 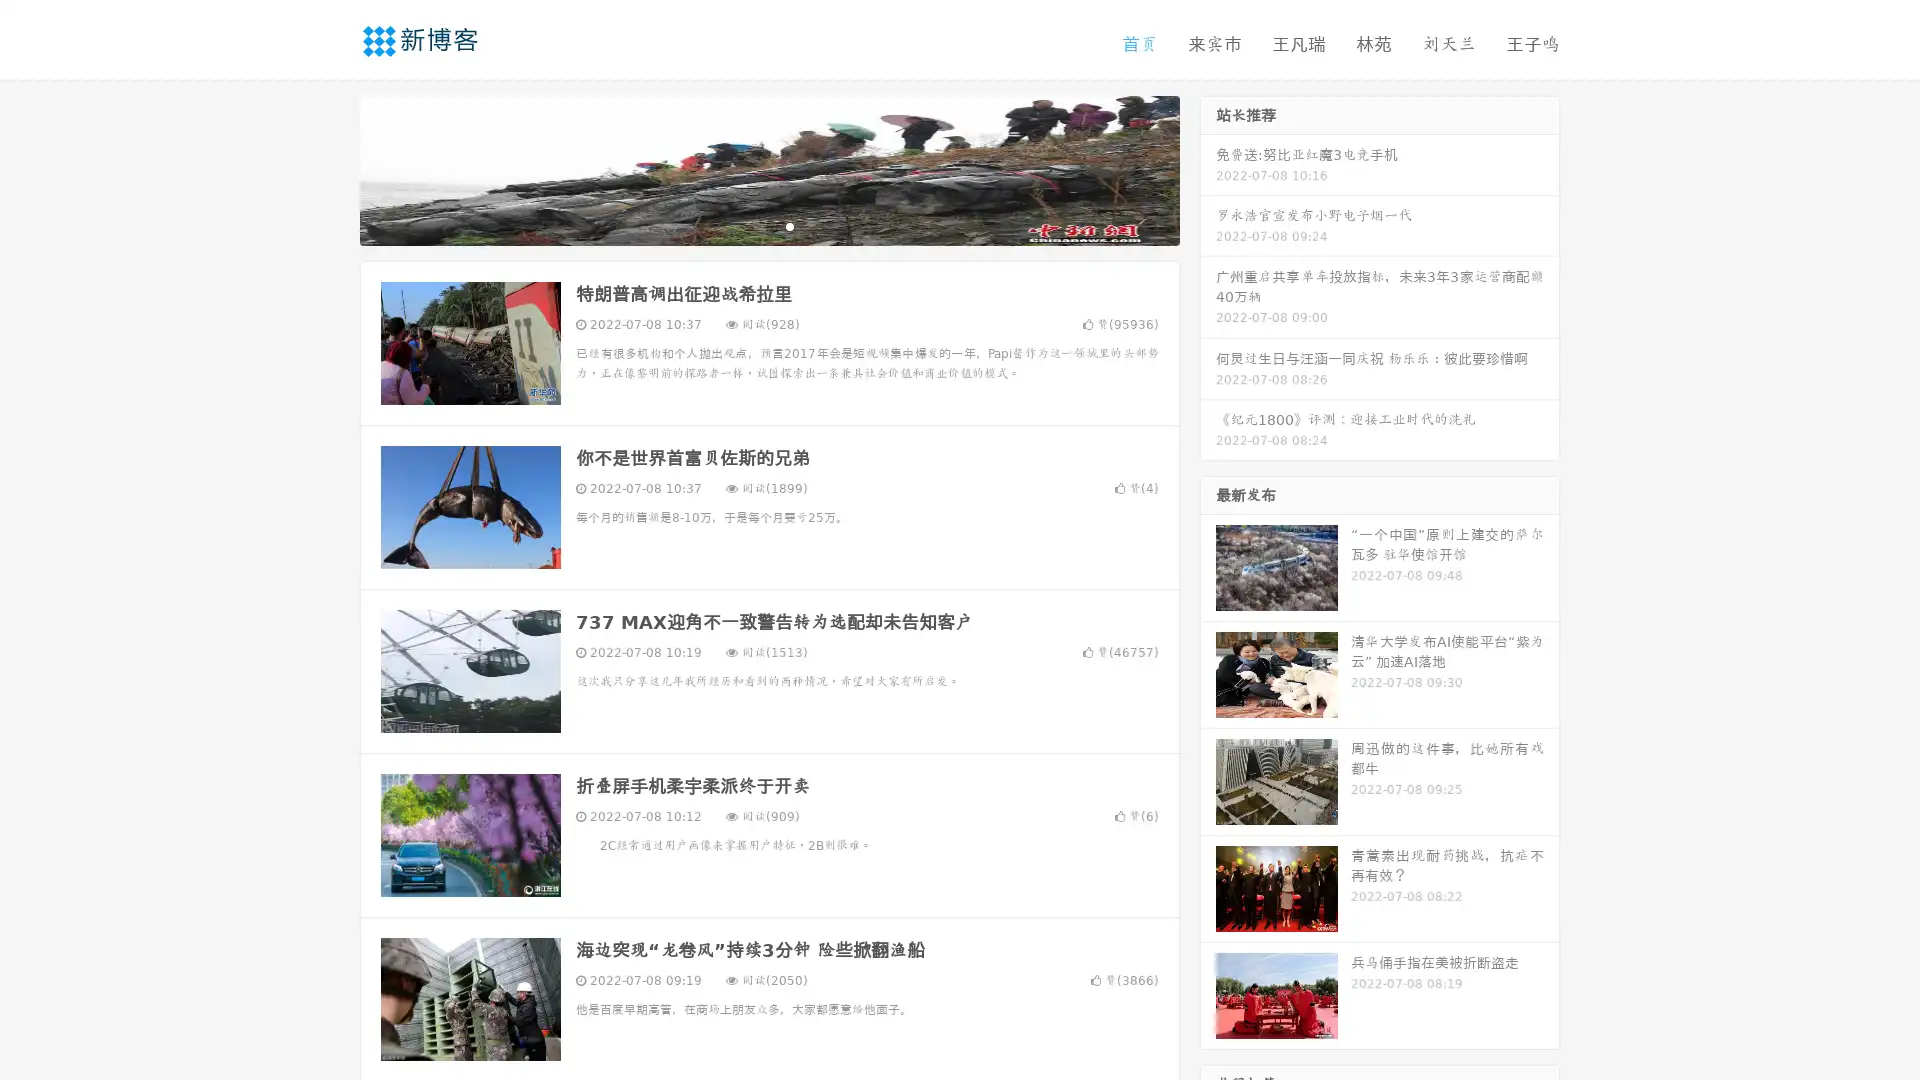 What do you see at coordinates (1208, 168) in the screenshot?
I see `Next slide` at bounding box center [1208, 168].